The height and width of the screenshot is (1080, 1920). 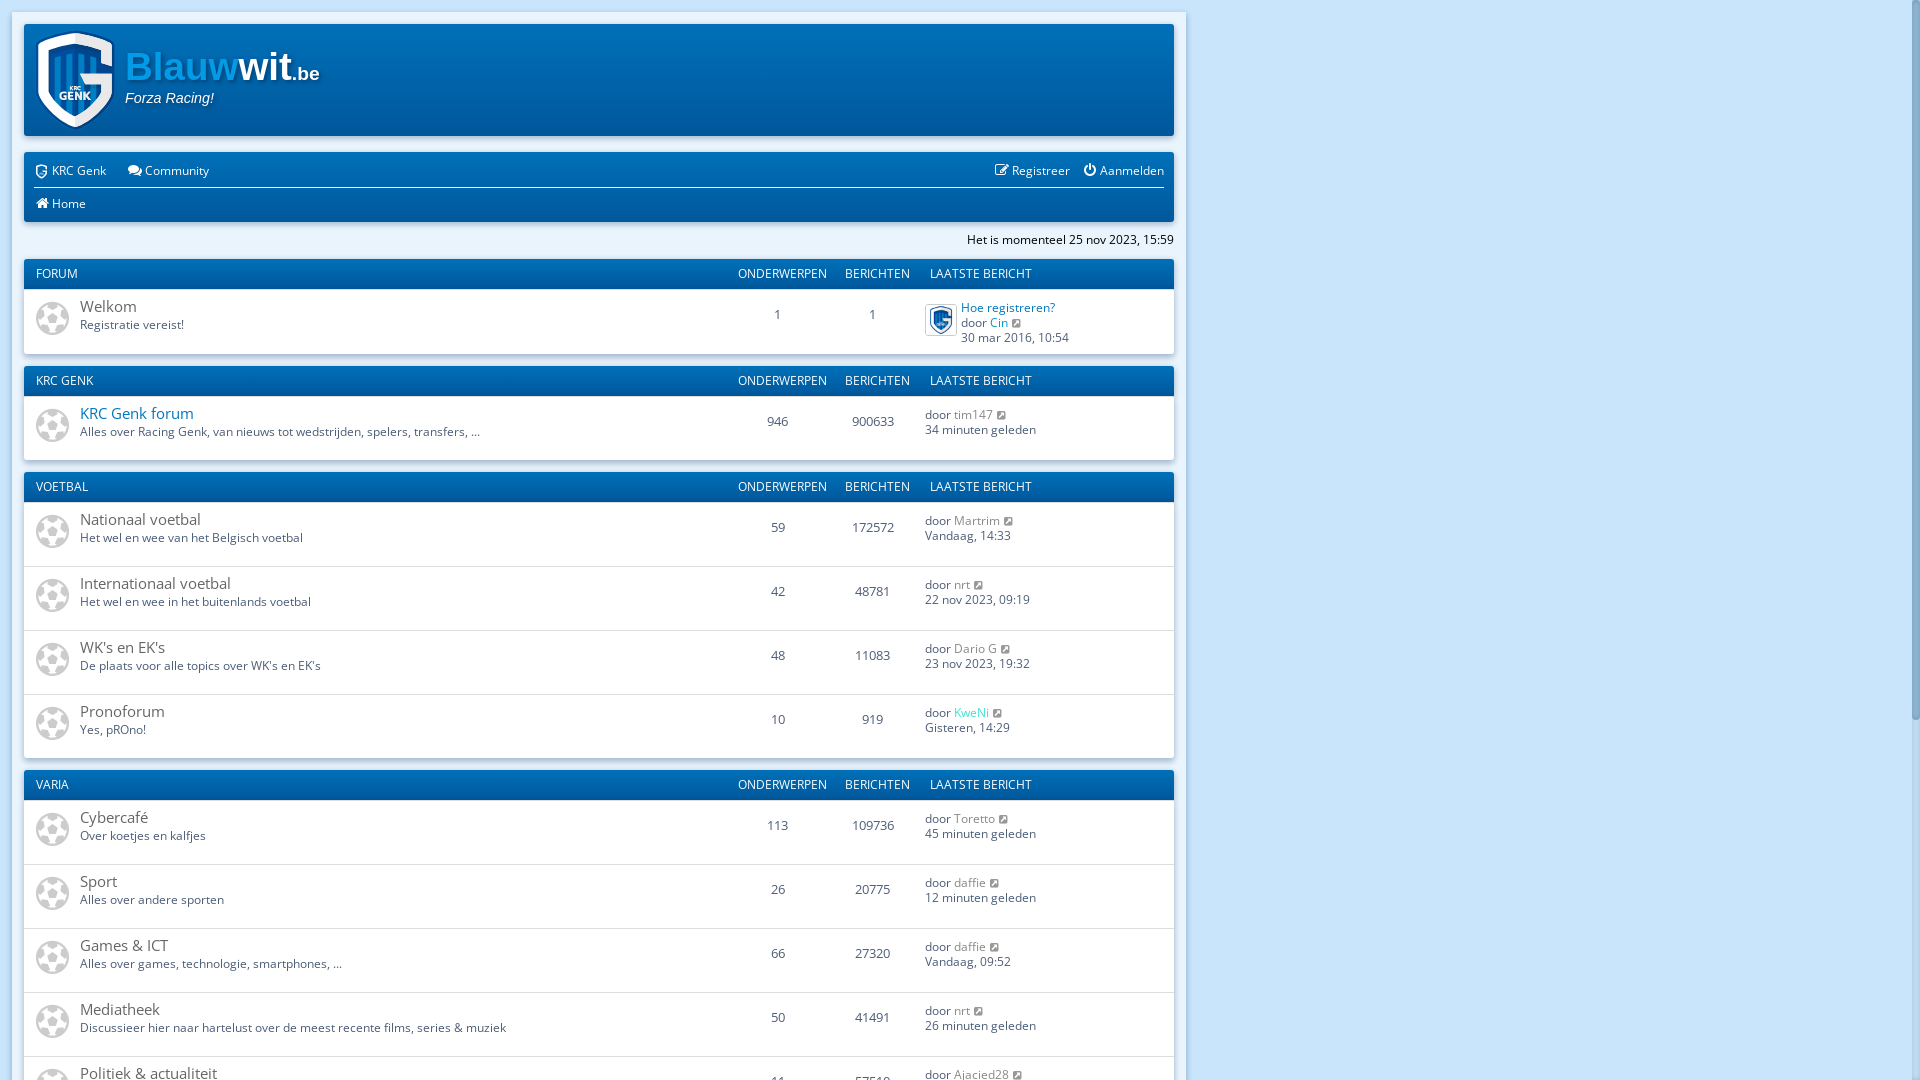 I want to click on 'Martrim', so click(x=953, y=519).